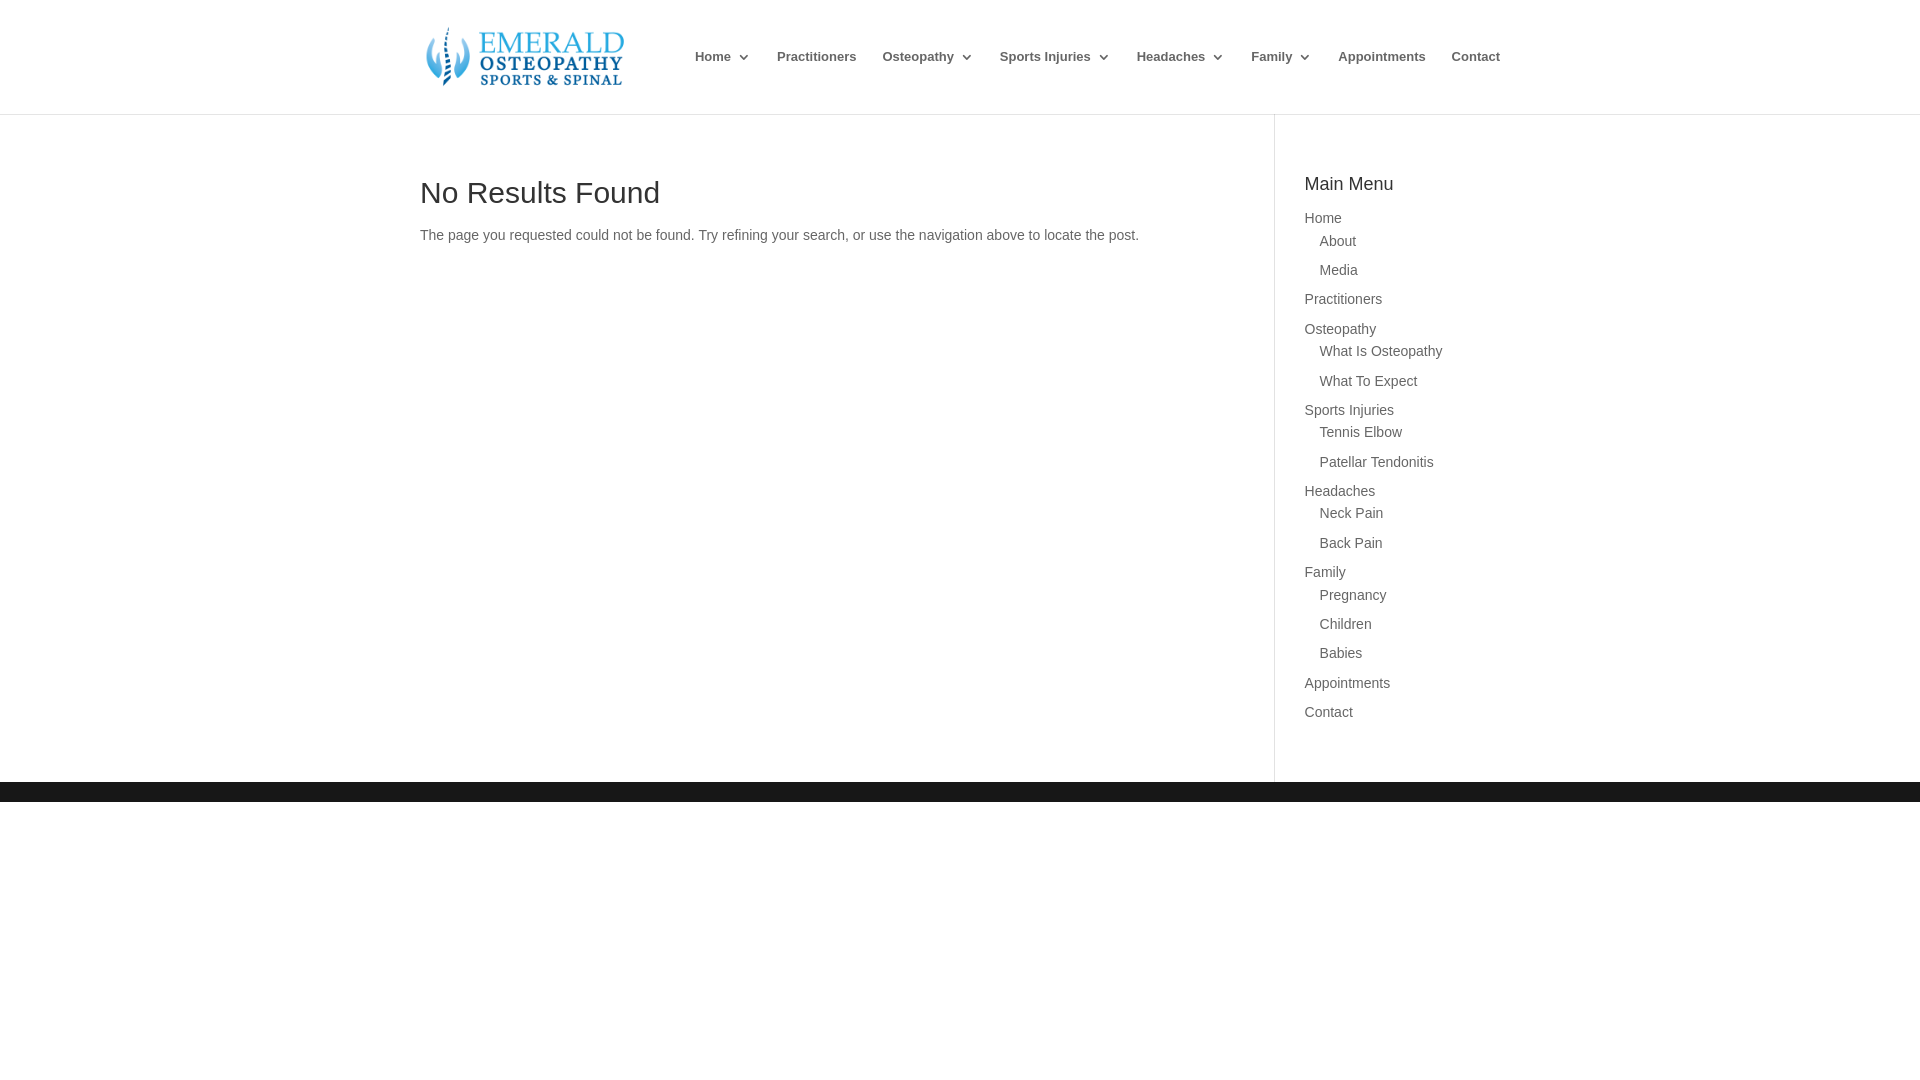 Image resolution: width=1920 pixels, height=1080 pixels. I want to click on 'Practitioners', so click(776, 80).